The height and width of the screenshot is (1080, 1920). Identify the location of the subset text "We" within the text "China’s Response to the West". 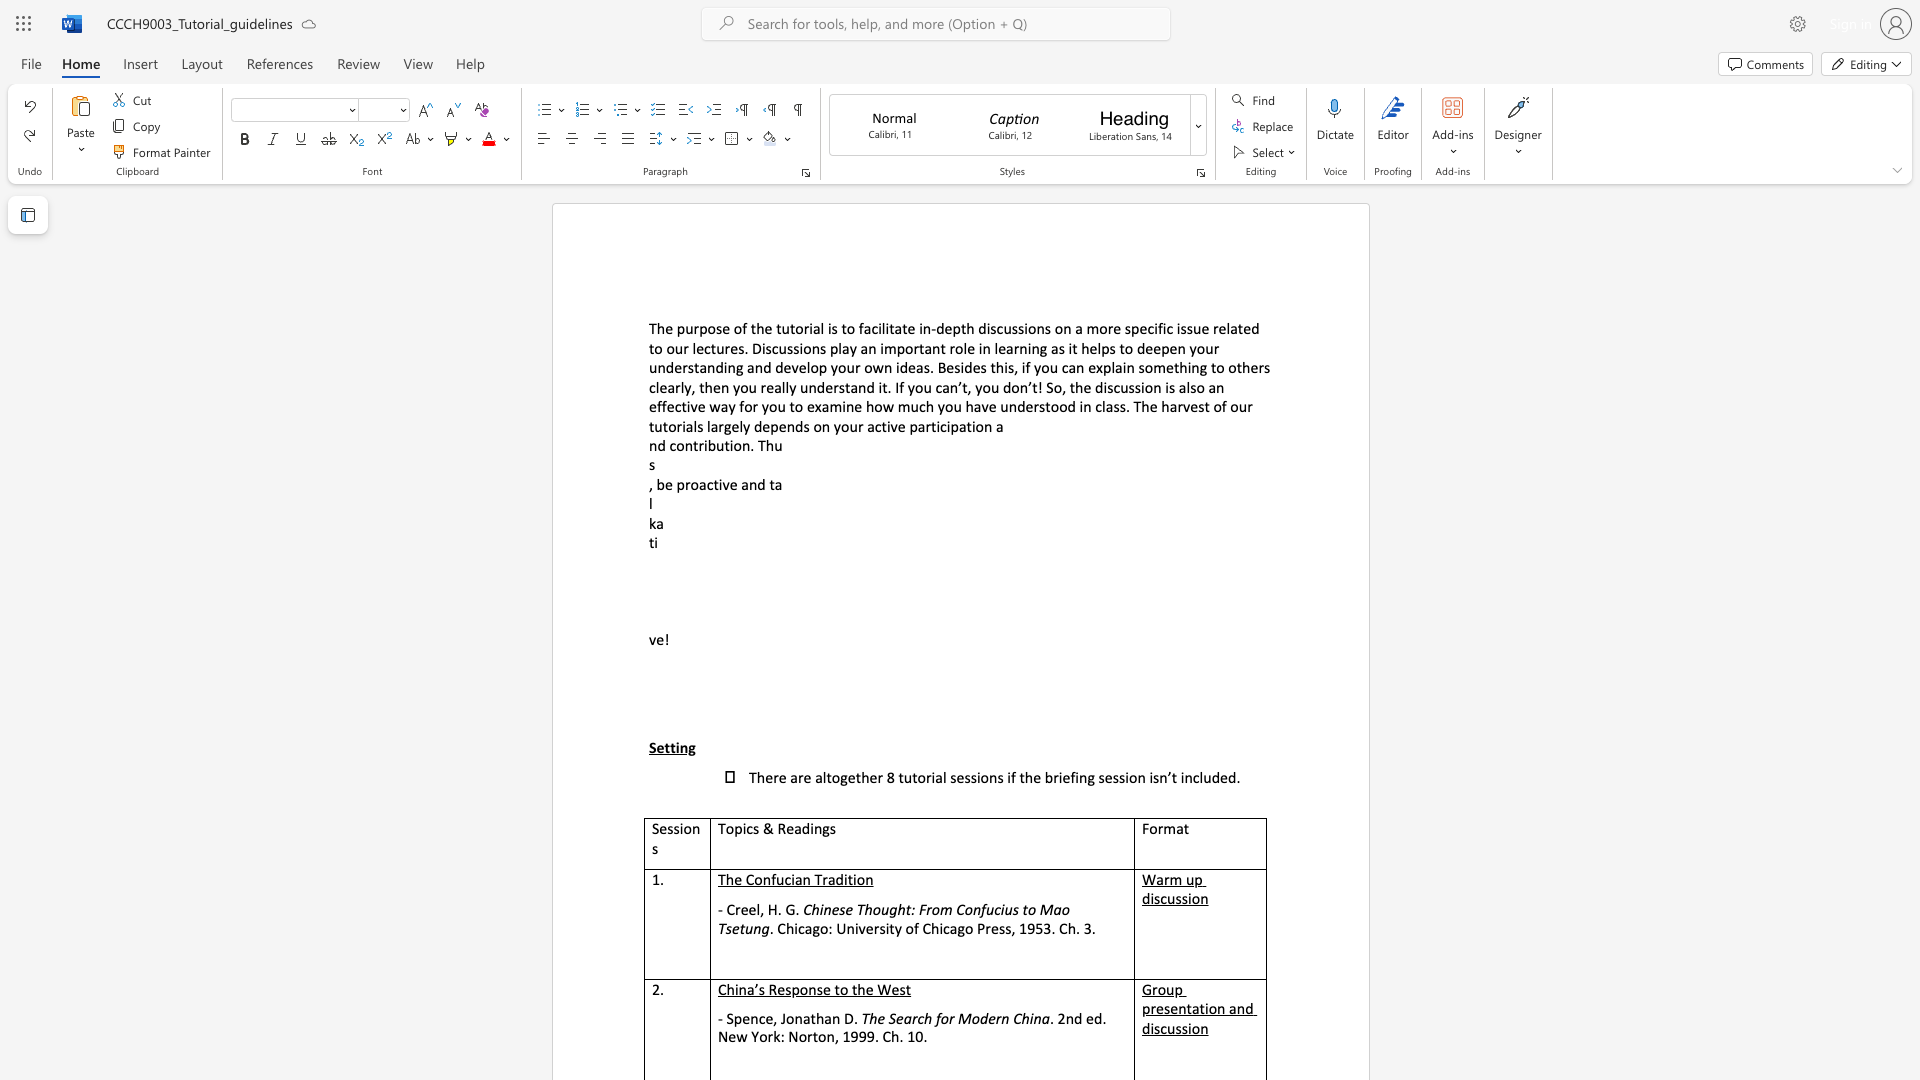
(877, 988).